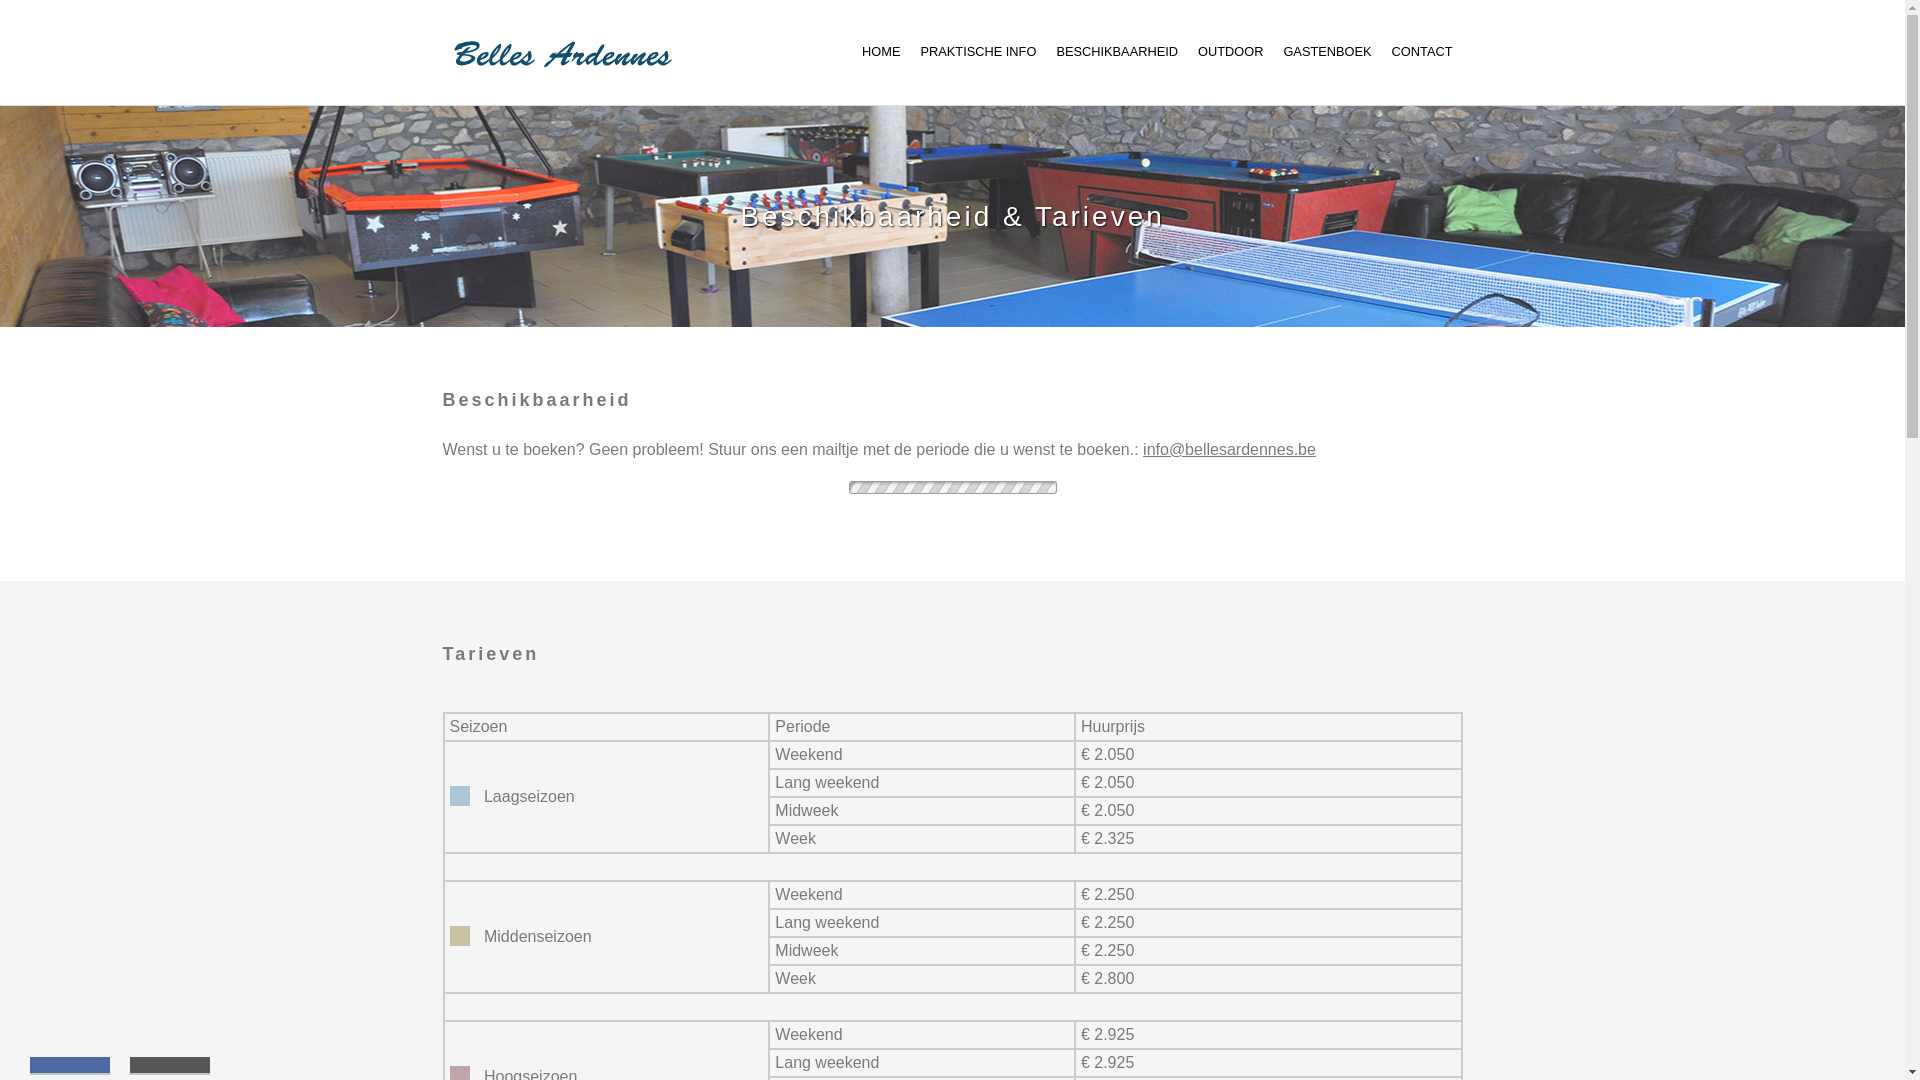 This screenshot has height=1080, width=1920. Describe the element at coordinates (1326, 50) in the screenshot. I see `'GASTENBOEK'` at that location.